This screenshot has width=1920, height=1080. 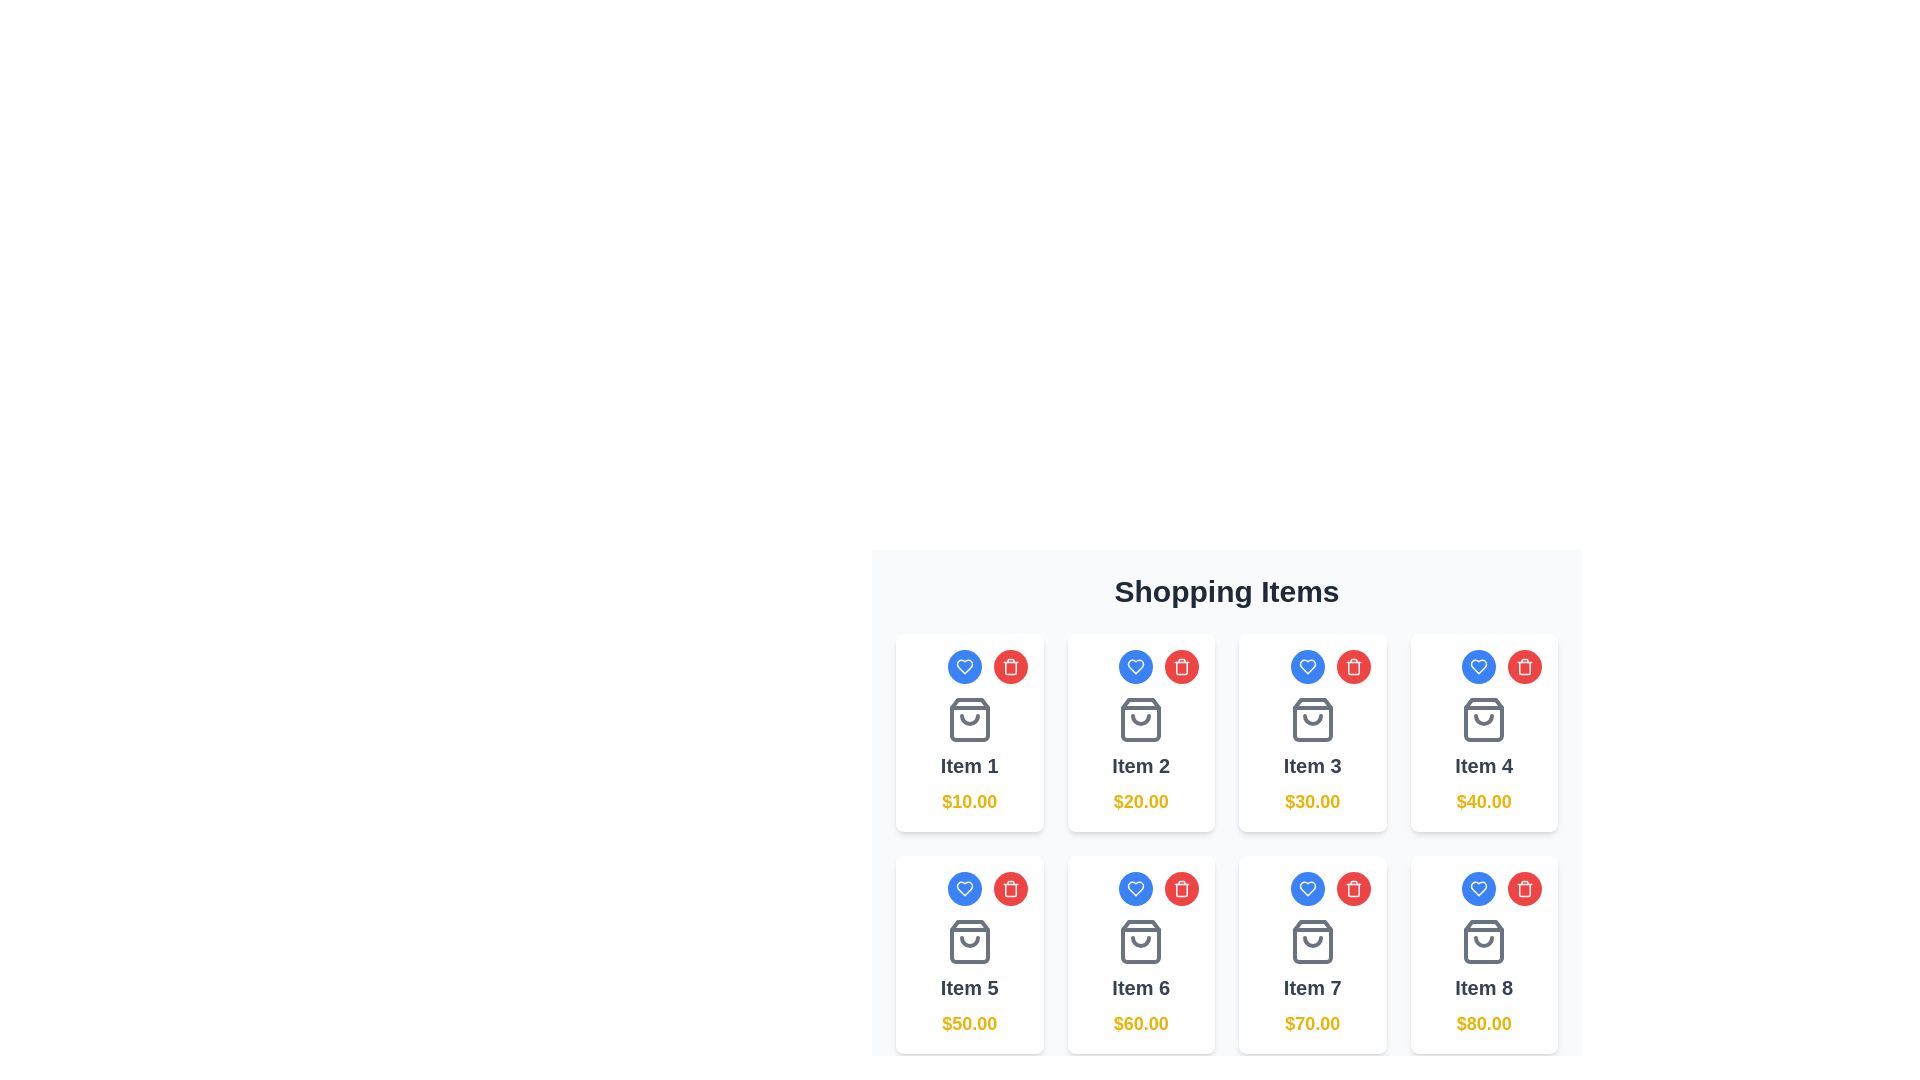 I want to click on the first product display card in the top left corner of the shopping interface, so click(x=969, y=756).